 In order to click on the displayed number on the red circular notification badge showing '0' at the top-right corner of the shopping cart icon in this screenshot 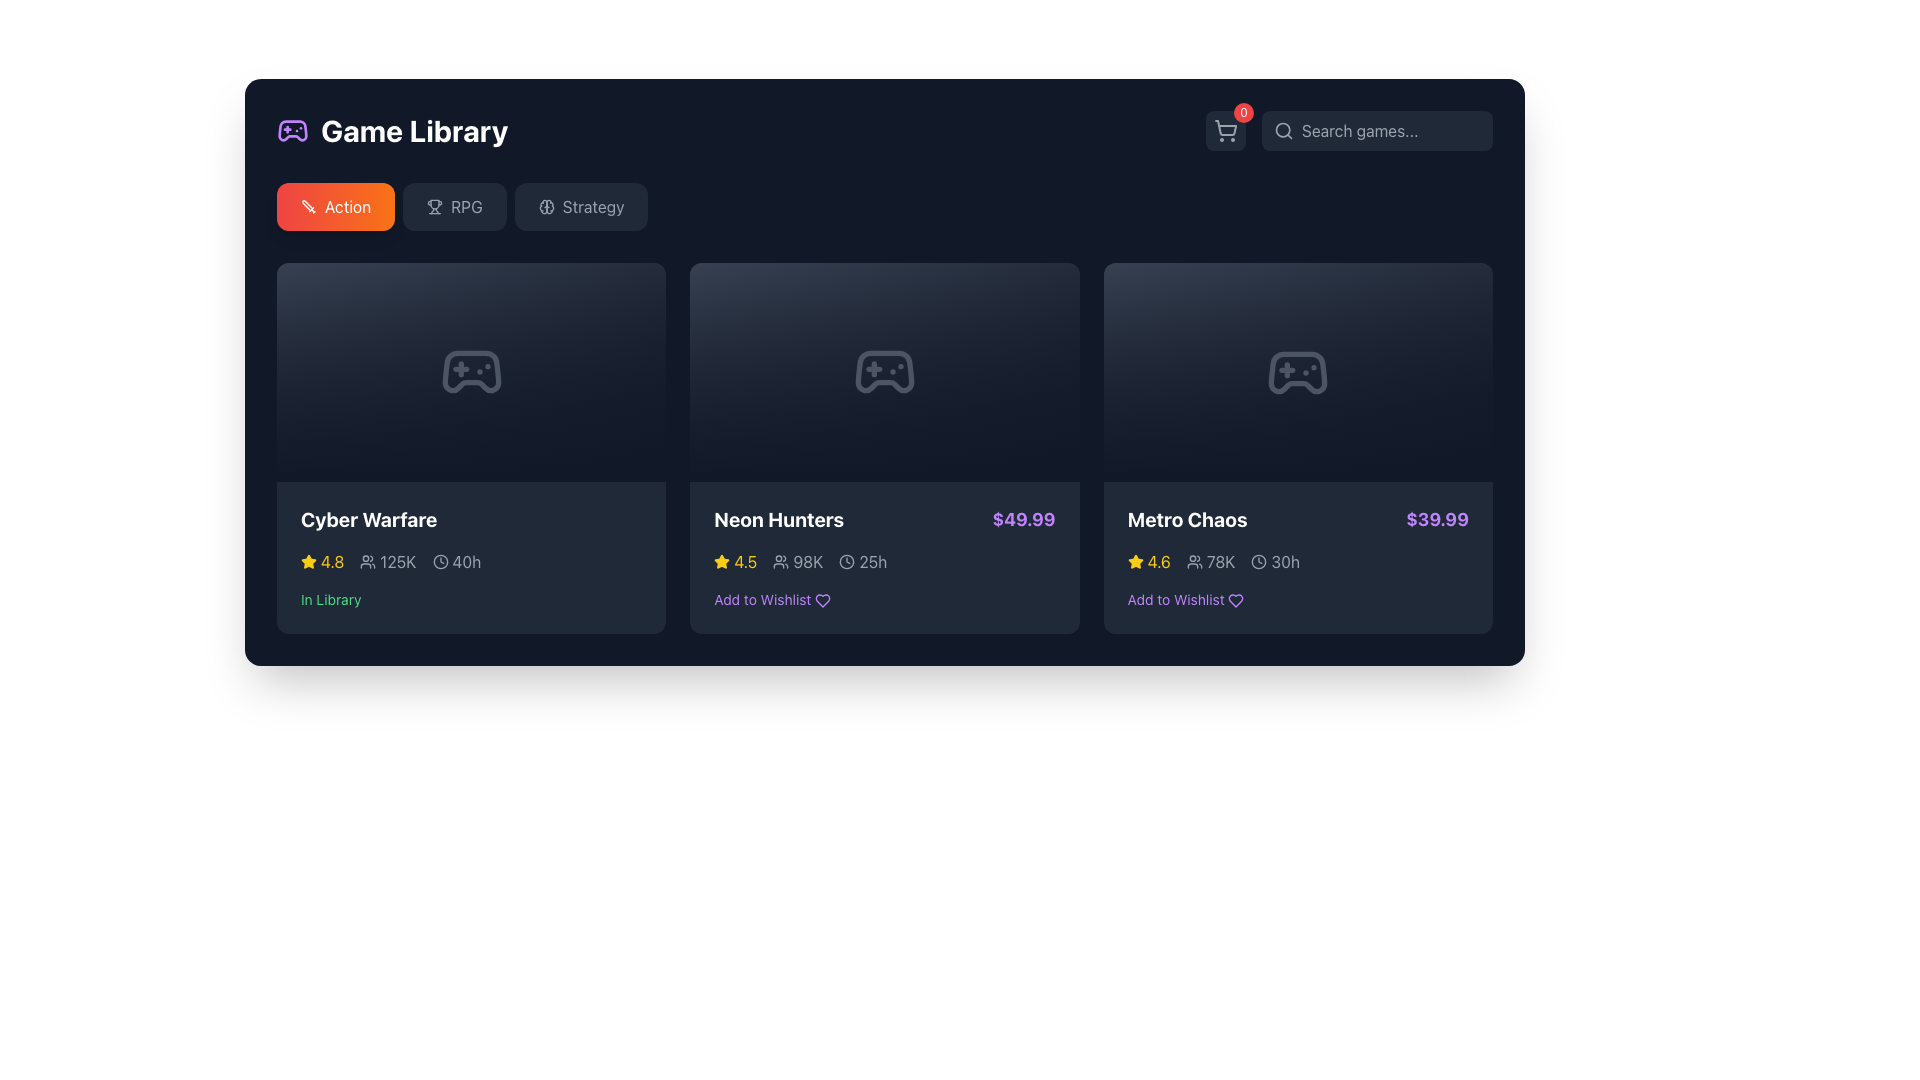, I will do `click(1242, 112)`.